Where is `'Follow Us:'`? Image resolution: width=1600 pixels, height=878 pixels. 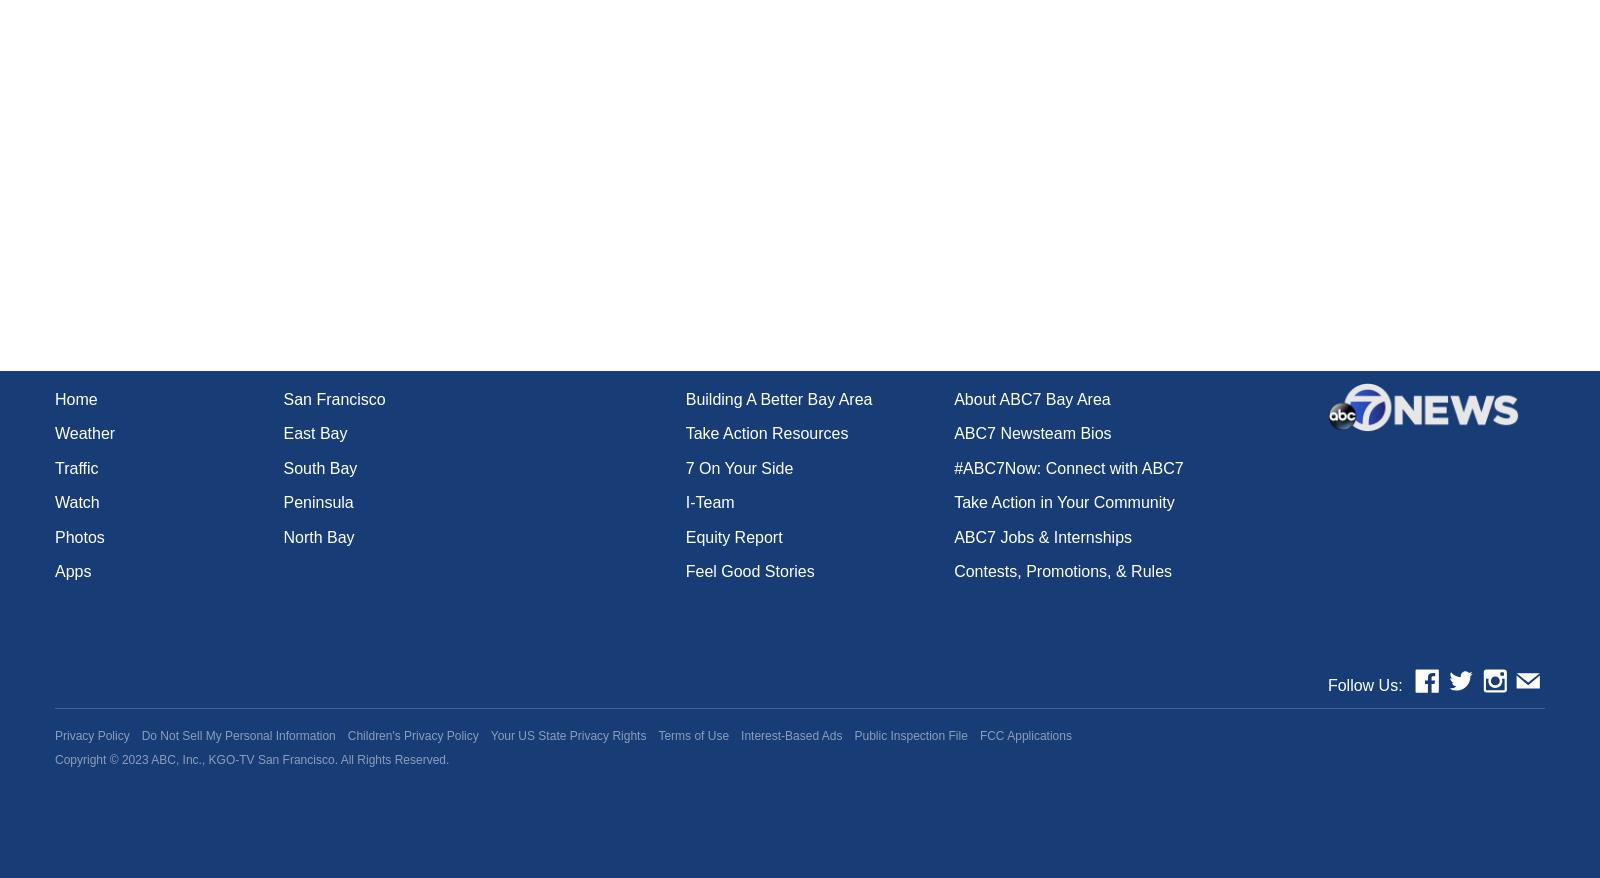 'Follow Us:' is located at coordinates (1363, 684).